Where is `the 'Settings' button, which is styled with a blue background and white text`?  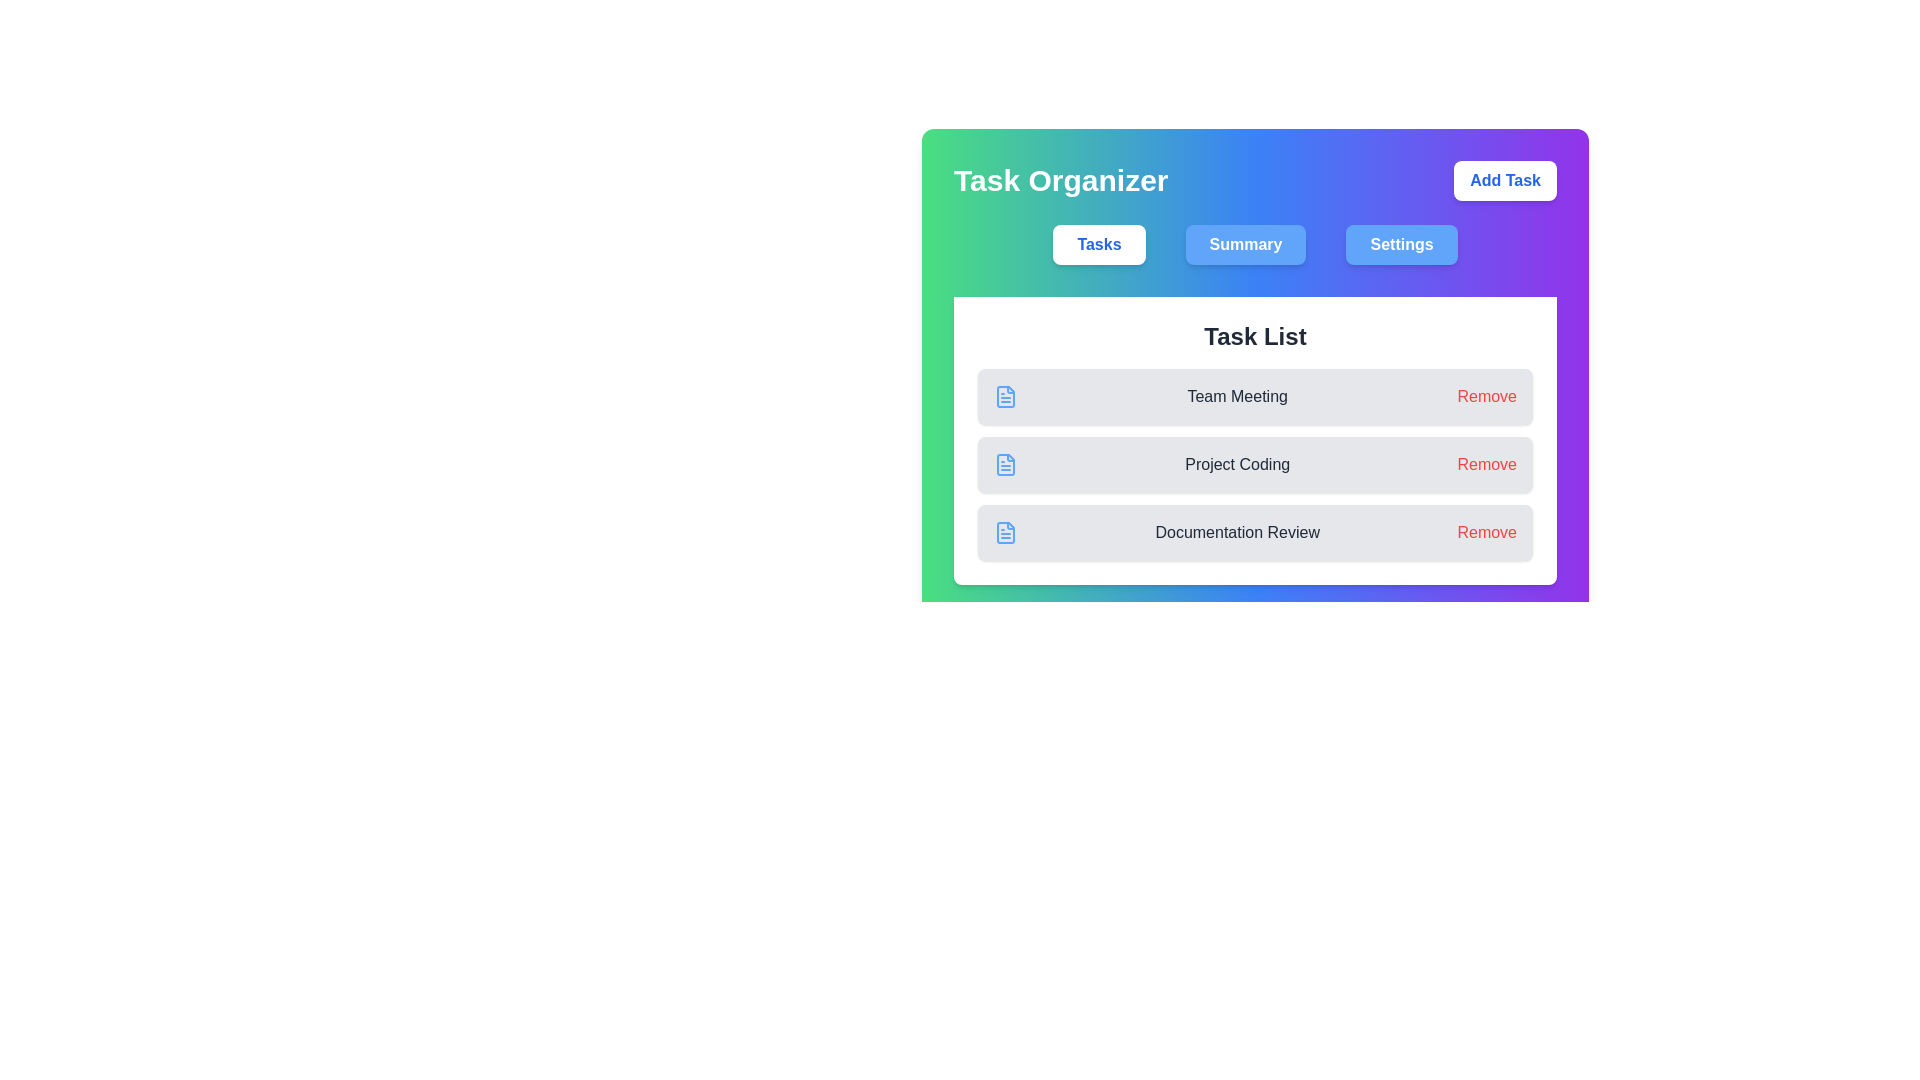
the 'Settings' button, which is styled with a blue background and white text is located at coordinates (1400, 244).